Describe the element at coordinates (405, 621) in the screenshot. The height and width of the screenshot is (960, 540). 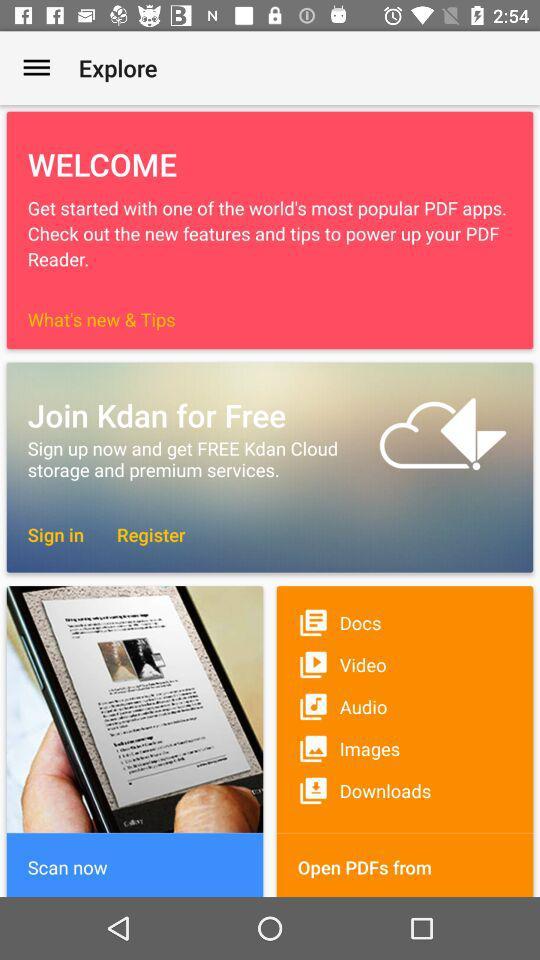
I see `docs icon` at that location.